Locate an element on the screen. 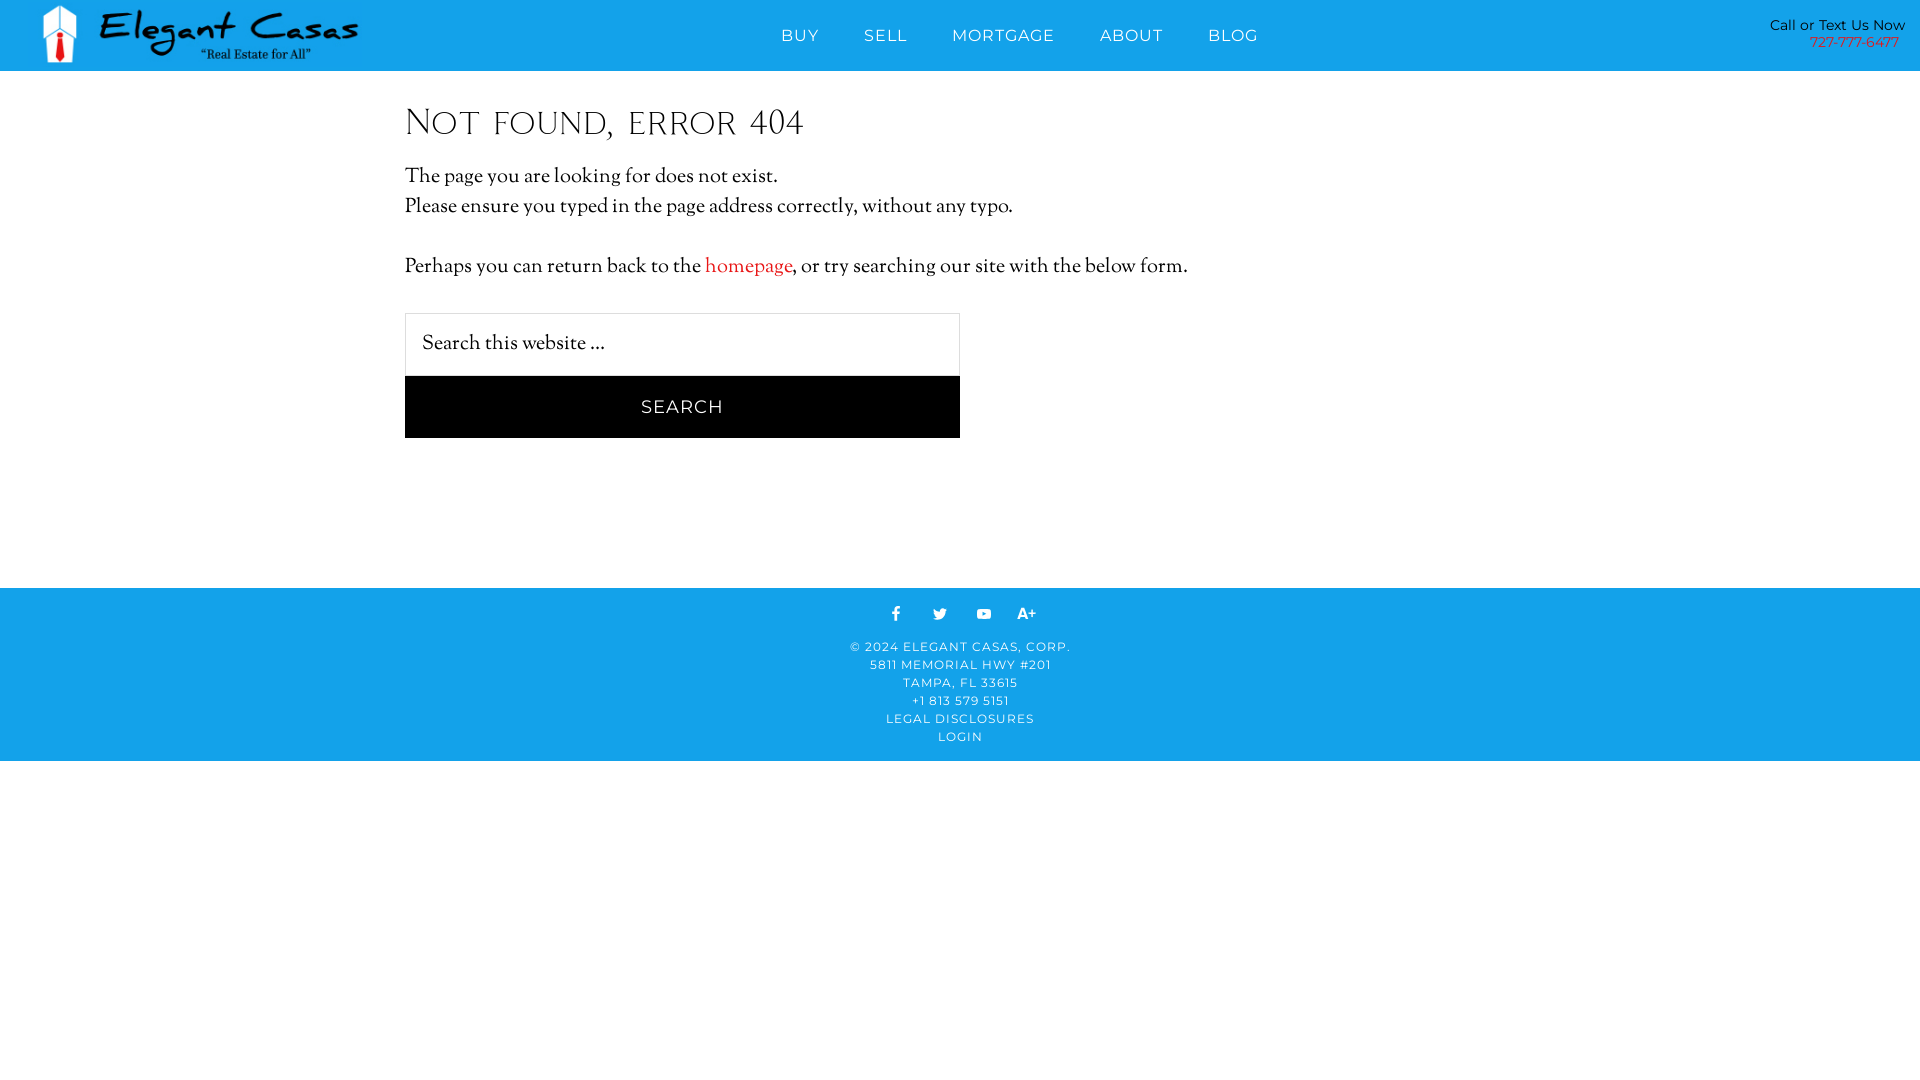  'BLOG' is located at coordinates (1232, 31).